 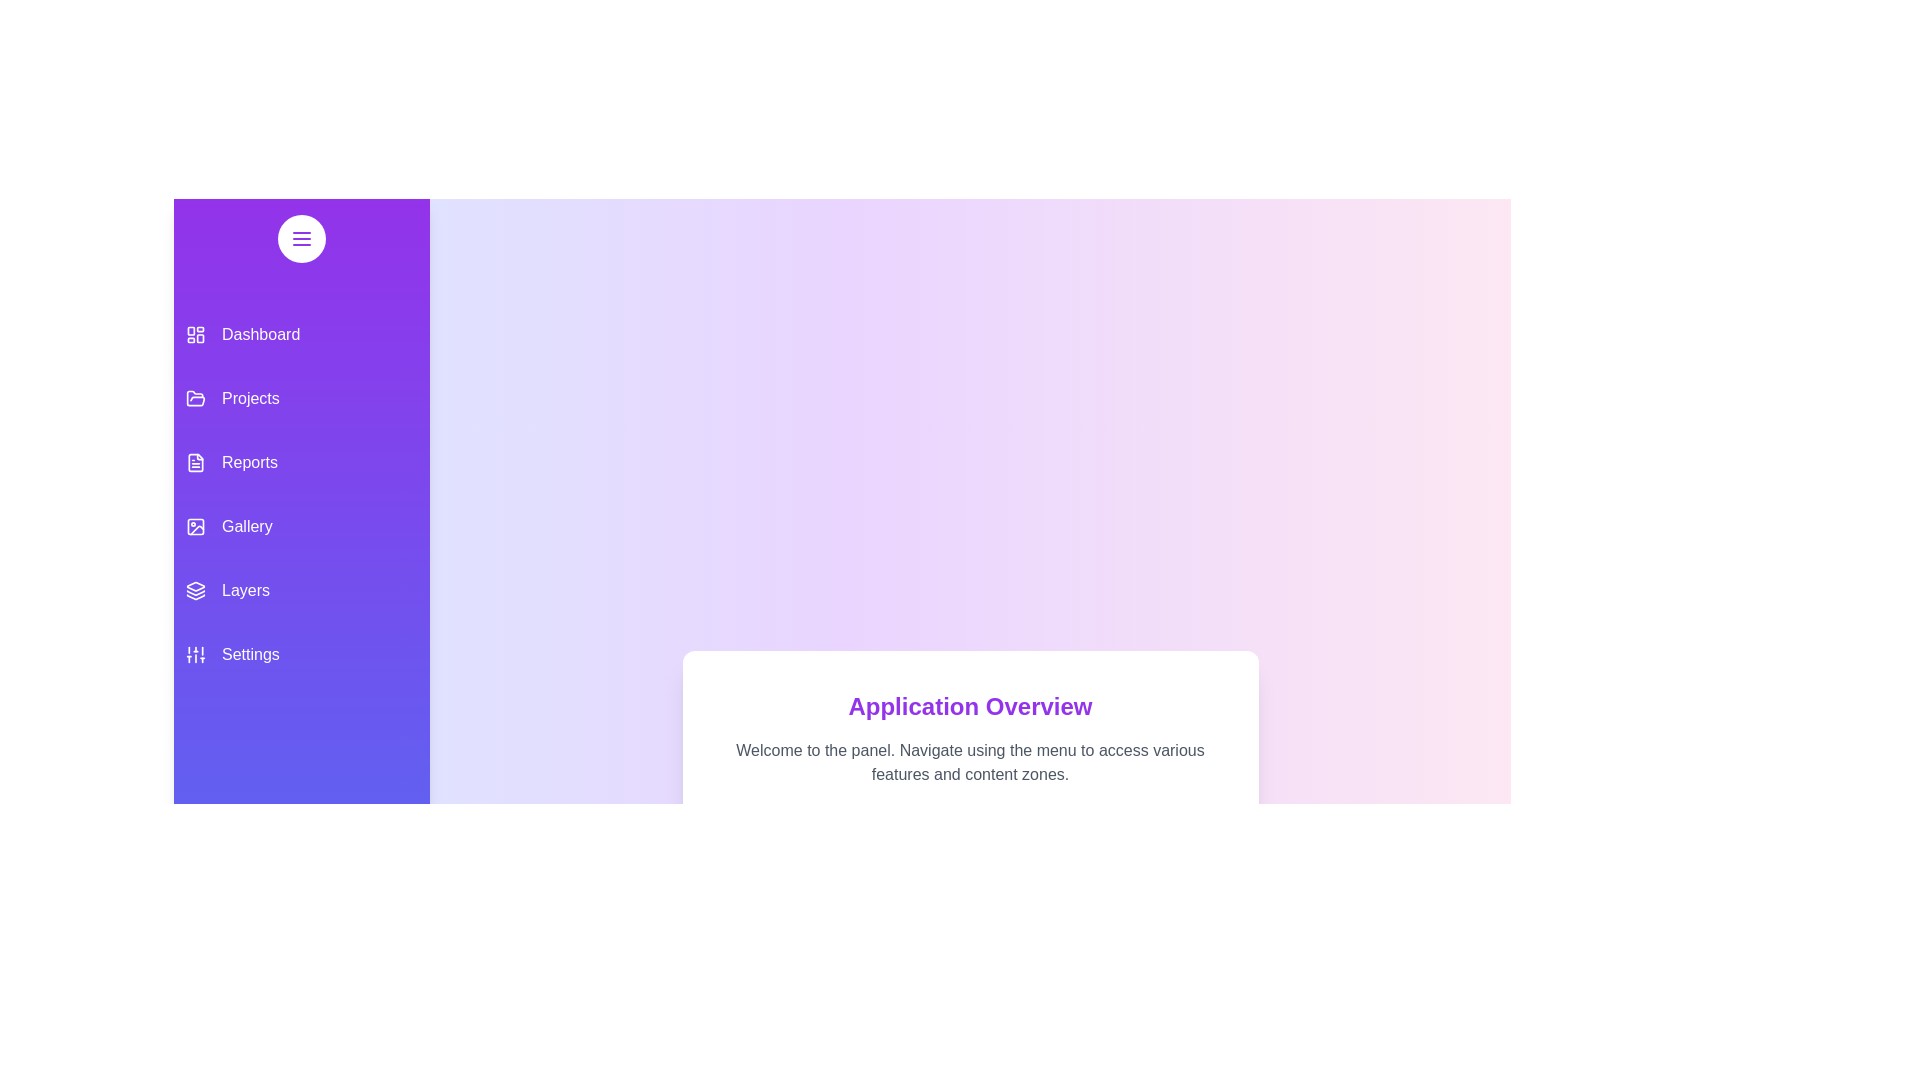 What do you see at coordinates (301, 462) in the screenshot?
I see `the menu item Reports from the drawer to navigate to its respective section` at bounding box center [301, 462].